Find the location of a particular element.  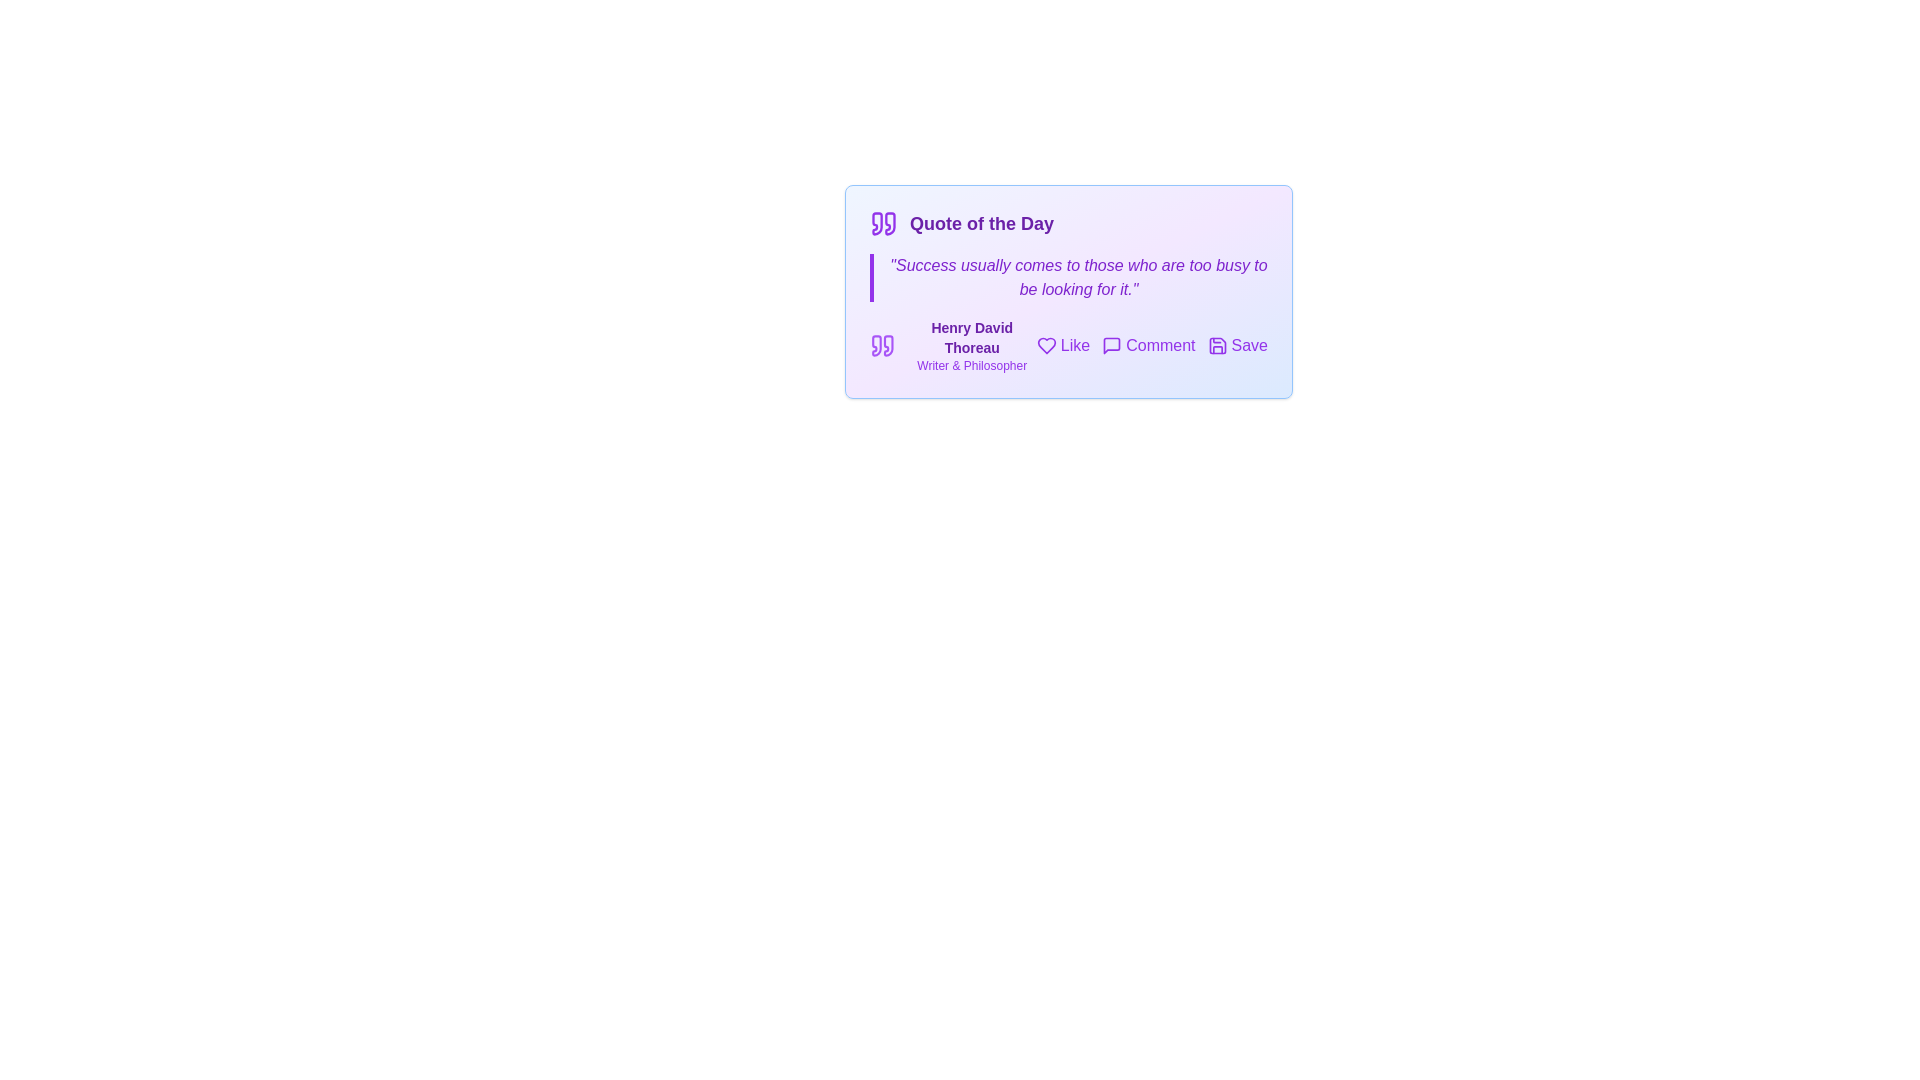

the comment icon, which is the first item in the horizontal arrangement is located at coordinates (1111, 345).